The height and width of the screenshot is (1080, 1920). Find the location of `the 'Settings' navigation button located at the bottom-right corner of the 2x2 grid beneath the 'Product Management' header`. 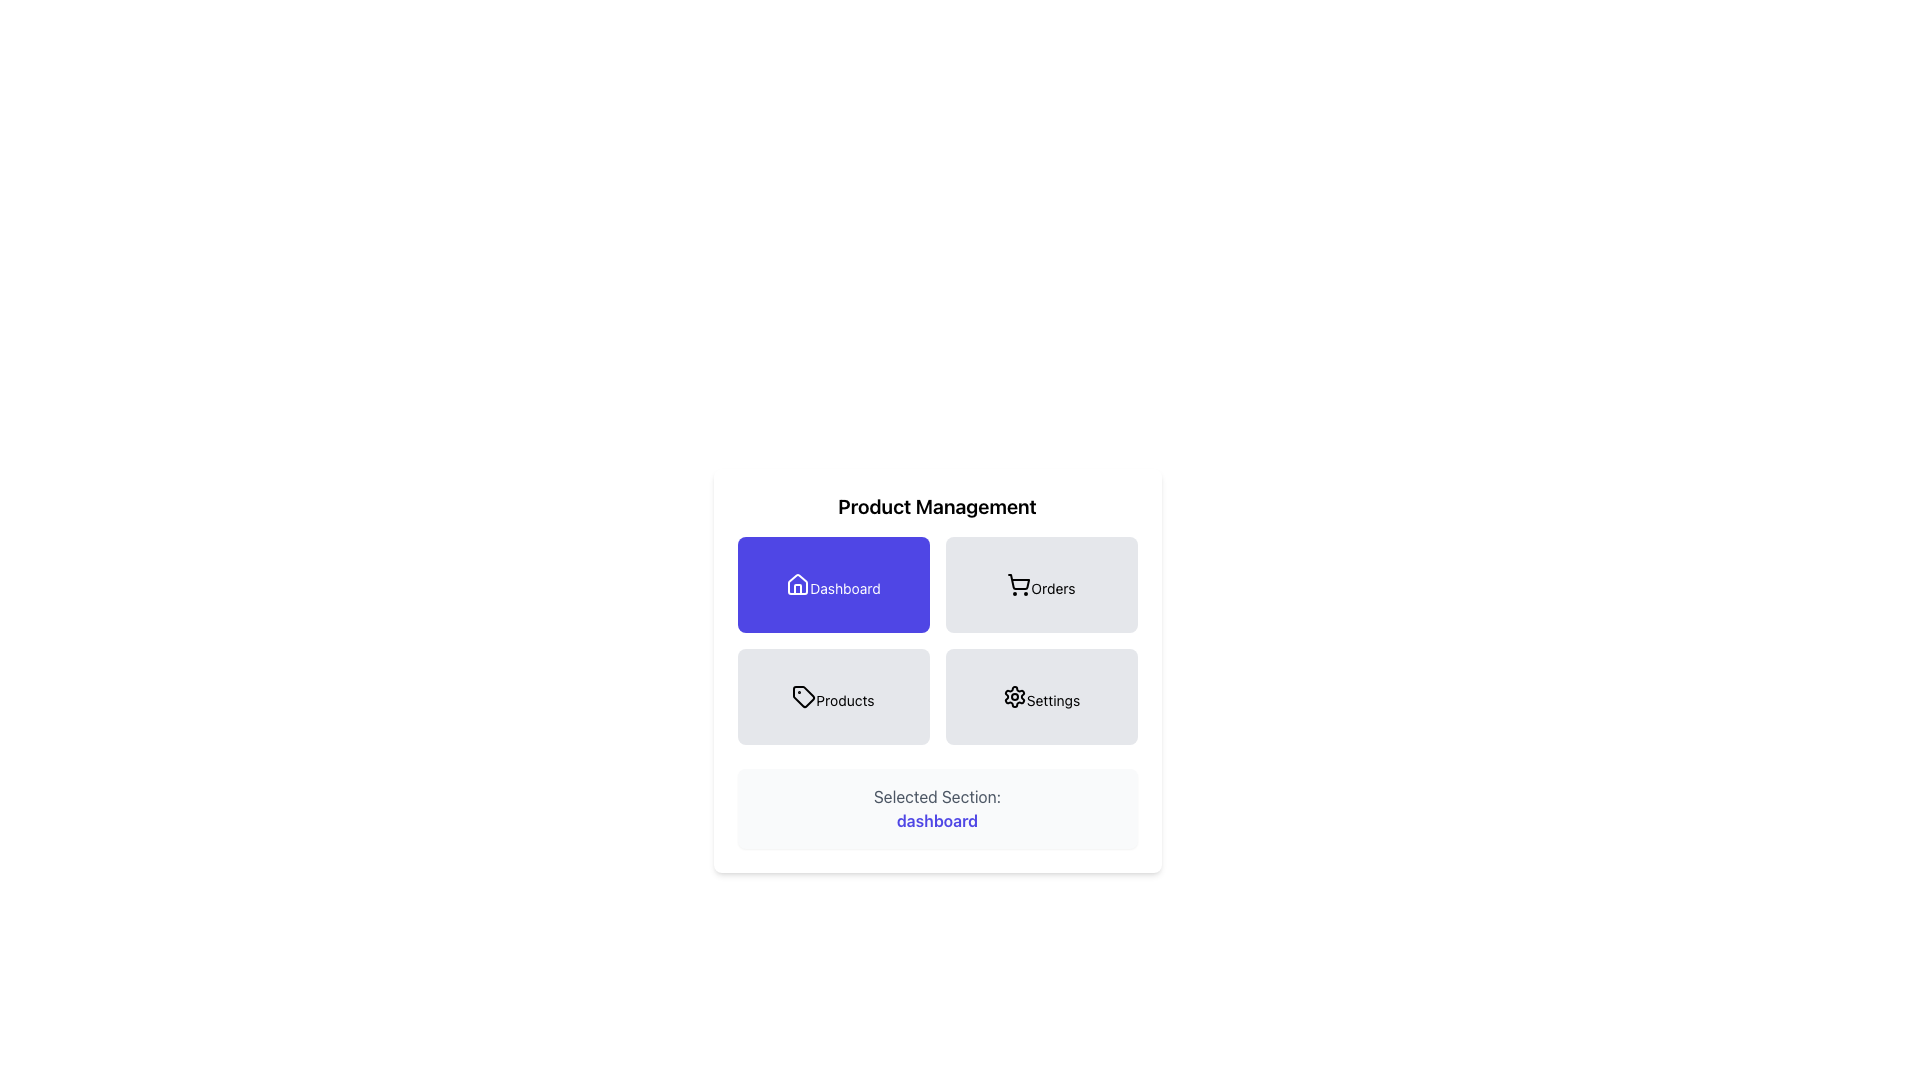

the 'Settings' navigation button located at the bottom-right corner of the 2x2 grid beneath the 'Product Management' header is located at coordinates (1040, 696).